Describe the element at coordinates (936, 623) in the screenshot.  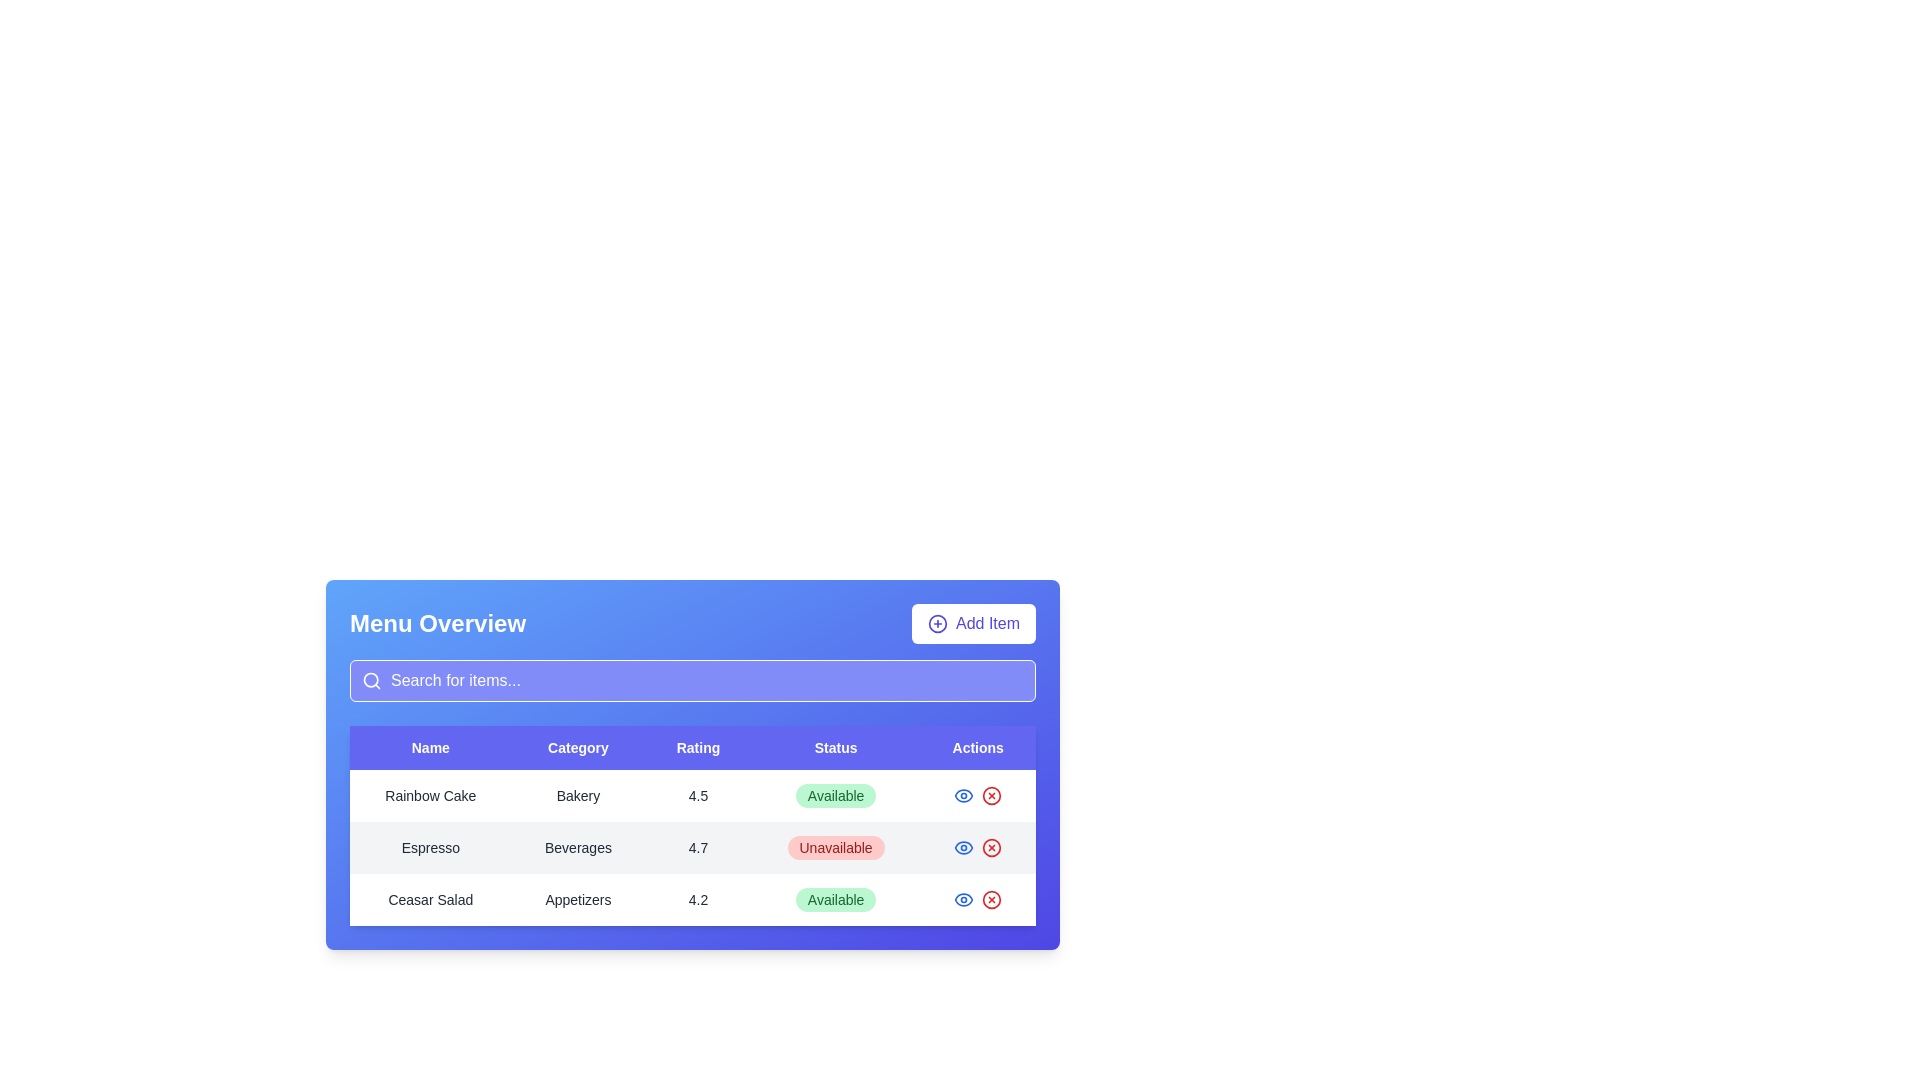
I see `the SVG circle component that is part of the 'Add Item' button icon located at the top right corner of the interface` at that location.